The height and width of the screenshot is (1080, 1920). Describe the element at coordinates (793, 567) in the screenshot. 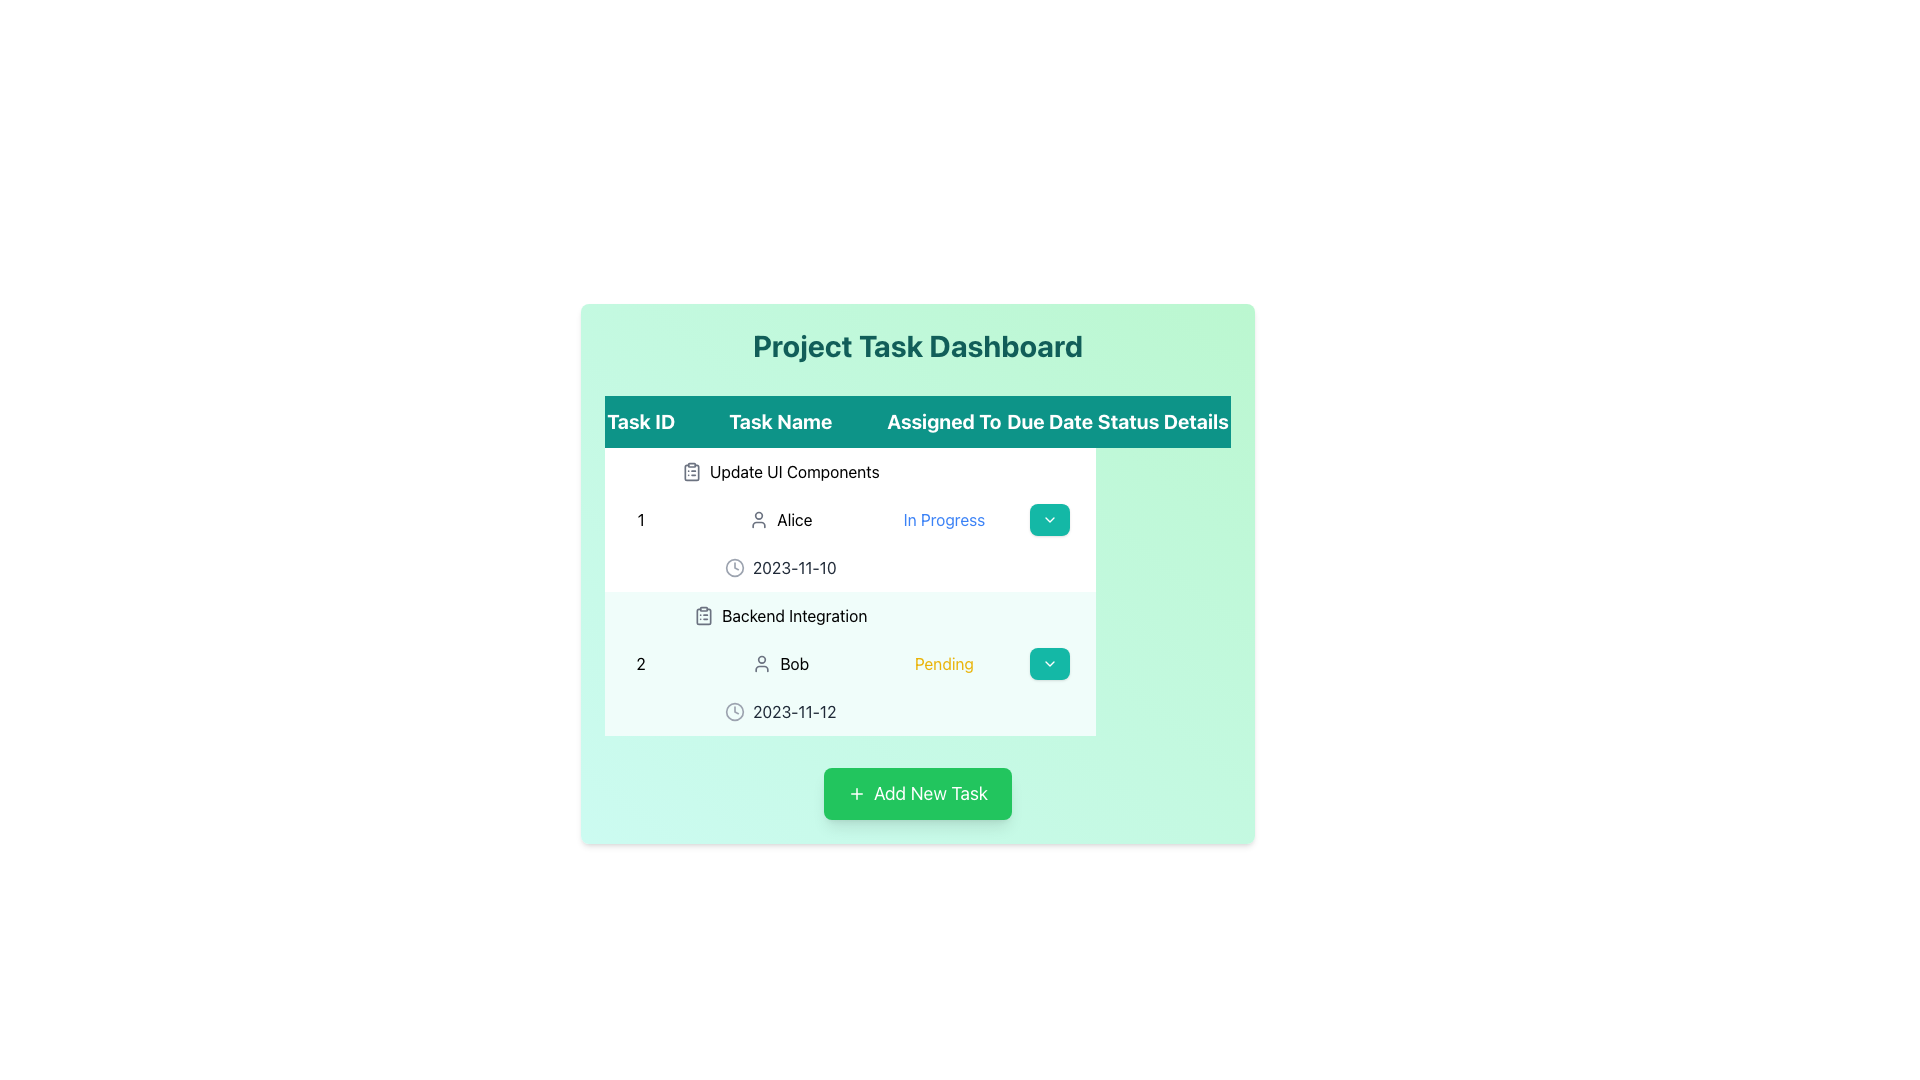

I see `the Text Display that shows the due date for the task, located to the right of the clock icon in the 'Due Date' column of the first row in the task table` at that location.